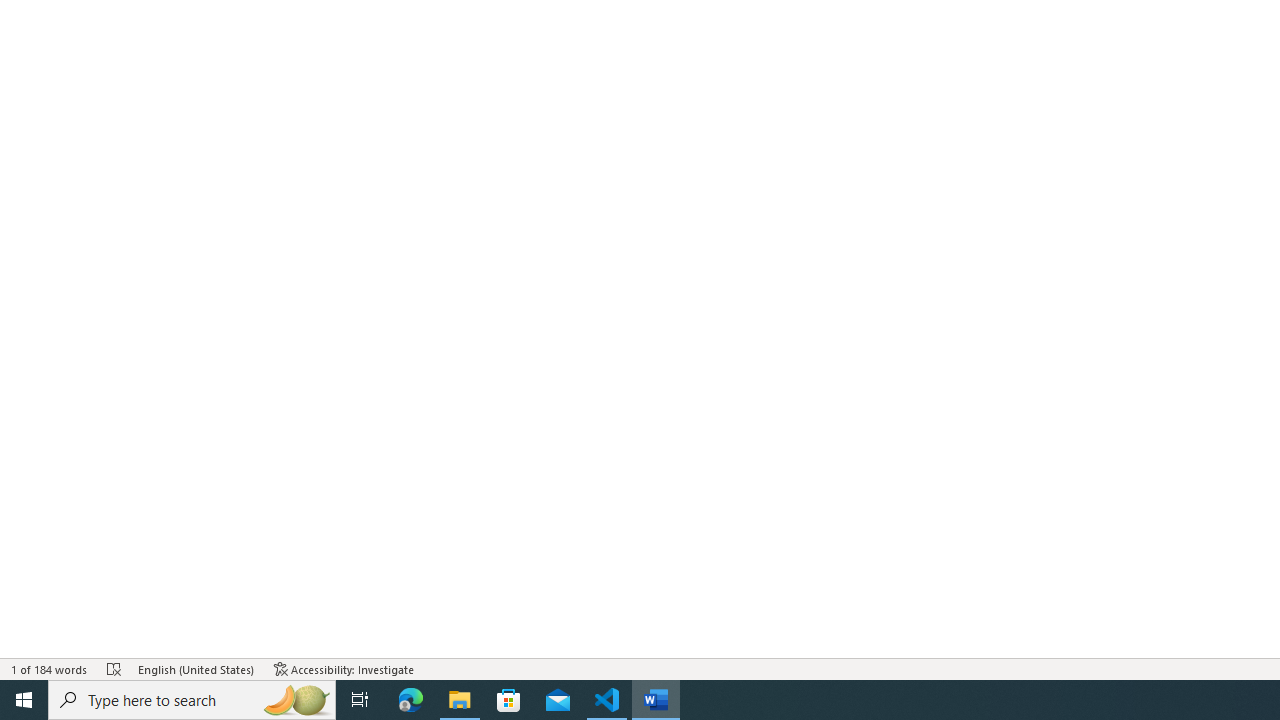  What do you see at coordinates (656, 698) in the screenshot?
I see `'Word - 1 running window'` at bounding box center [656, 698].